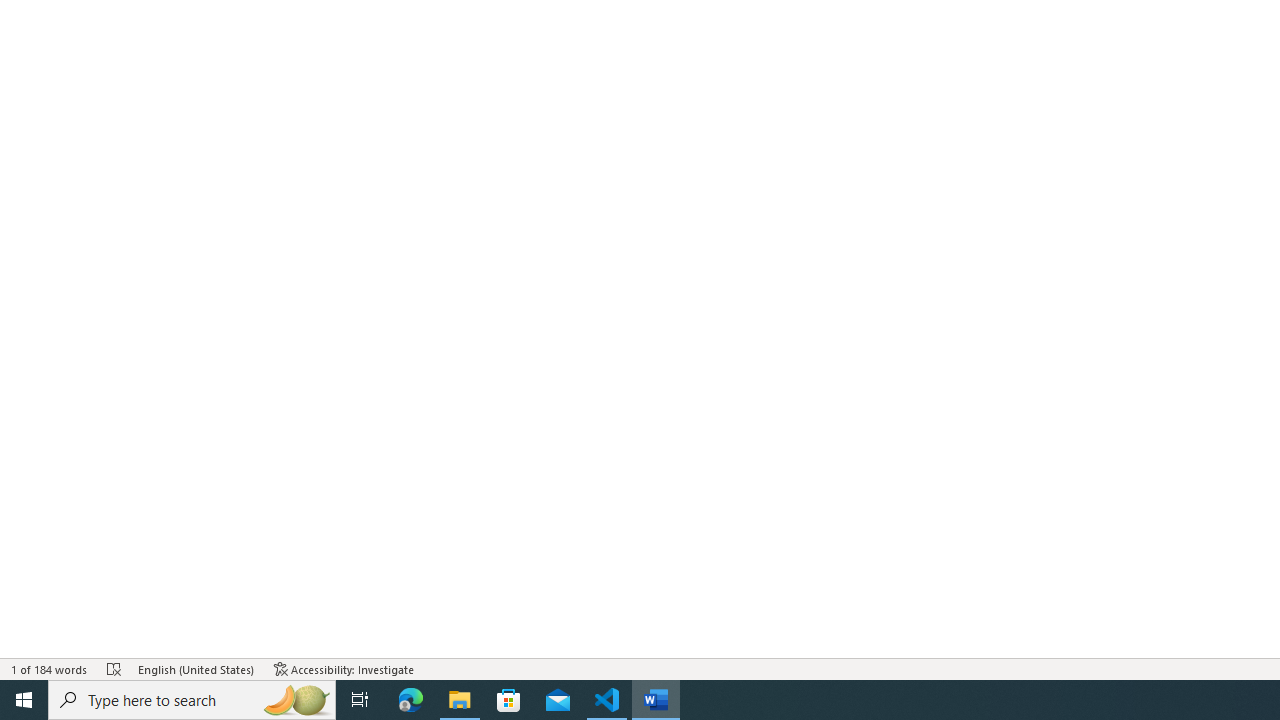  What do you see at coordinates (656, 698) in the screenshot?
I see `'Word - 1 running window'` at bounding box center [656, 698].